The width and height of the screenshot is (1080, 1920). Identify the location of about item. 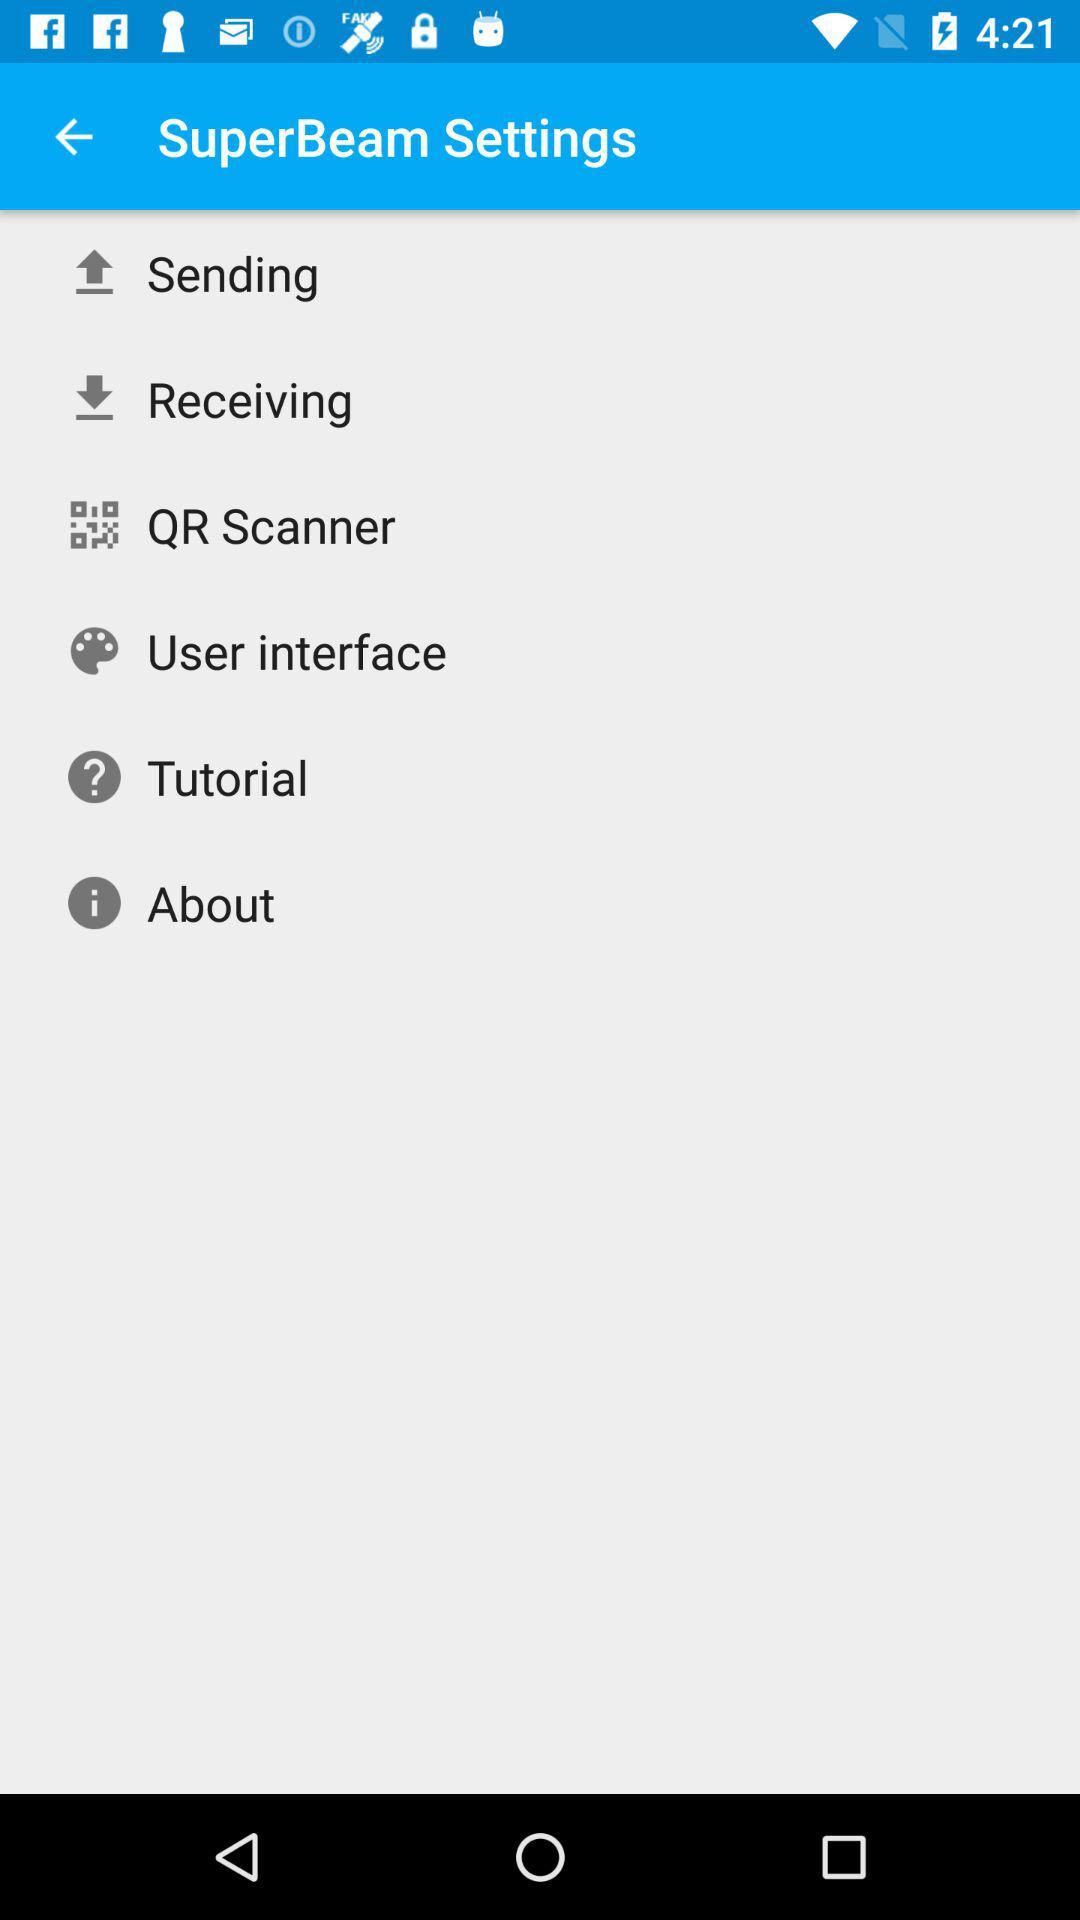
(211, 901).